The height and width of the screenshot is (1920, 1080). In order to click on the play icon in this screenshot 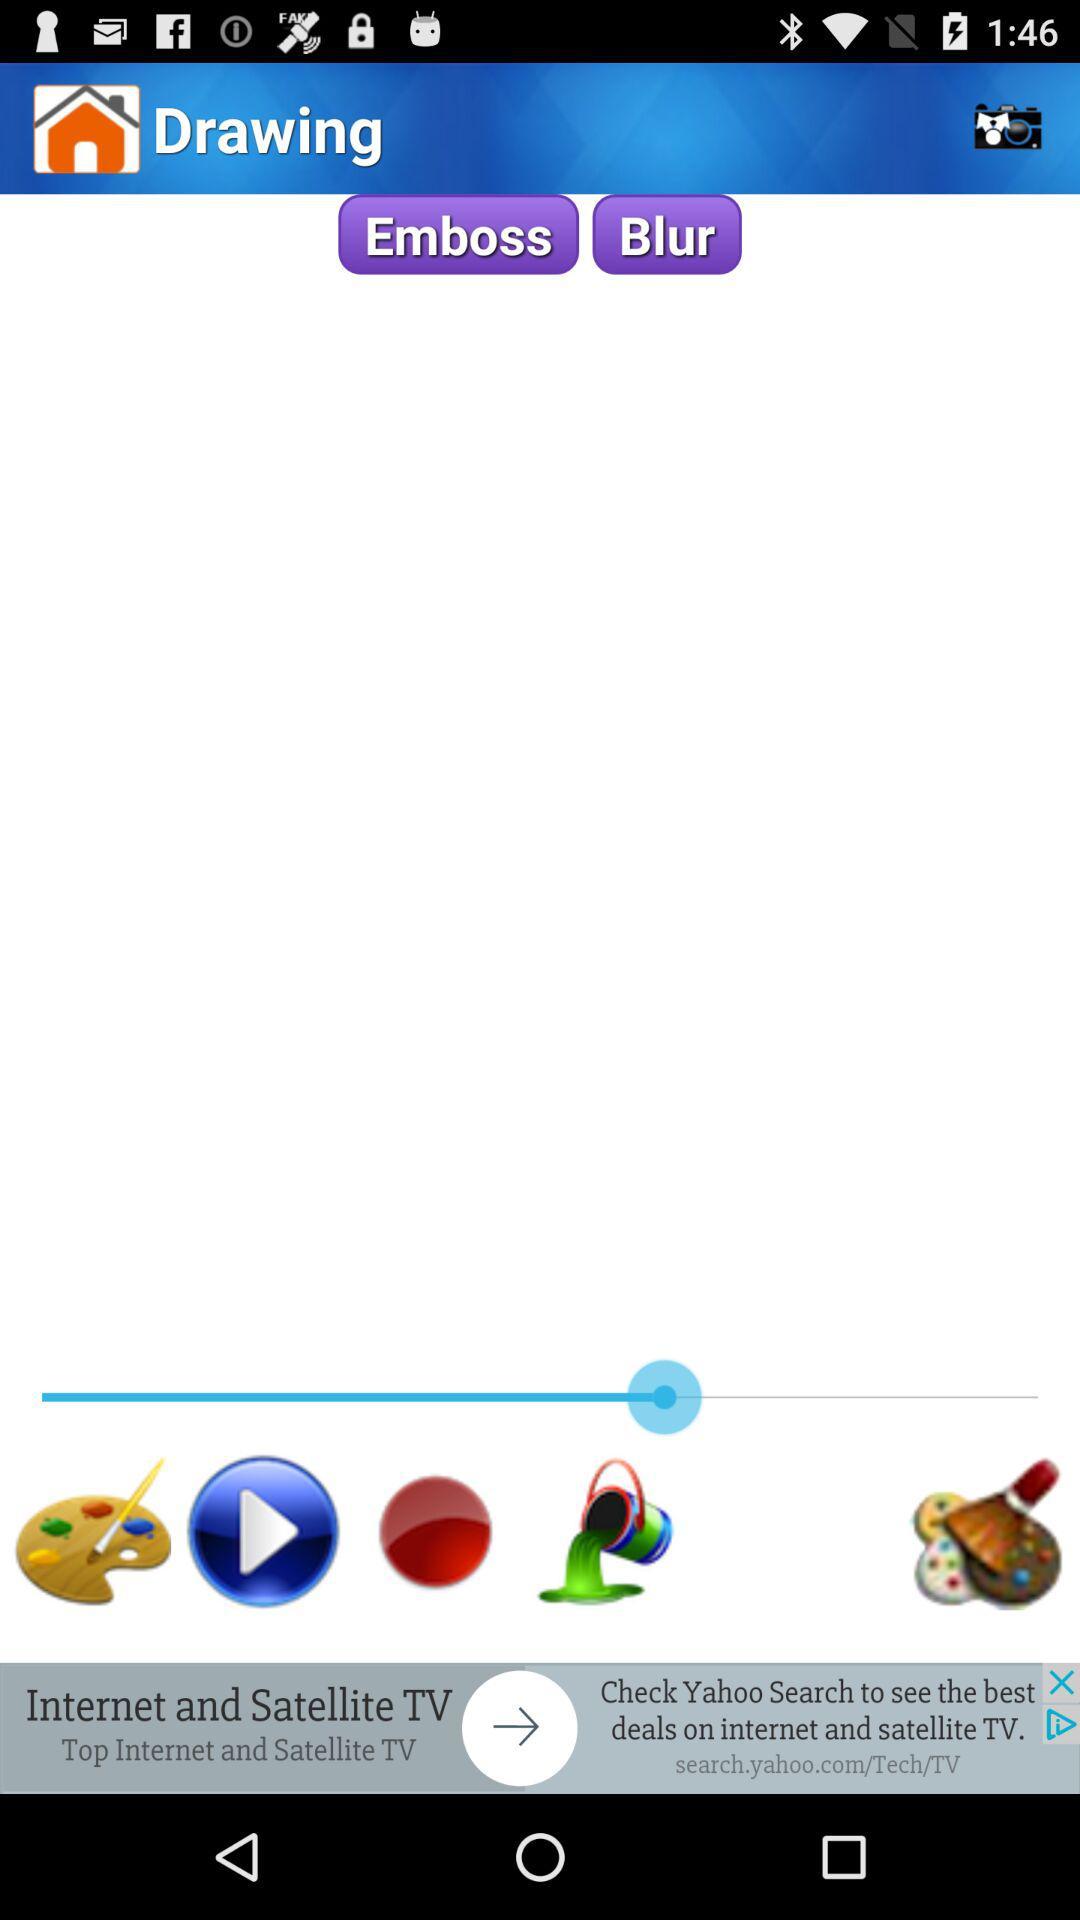, I will do `click(262, 1639)`.